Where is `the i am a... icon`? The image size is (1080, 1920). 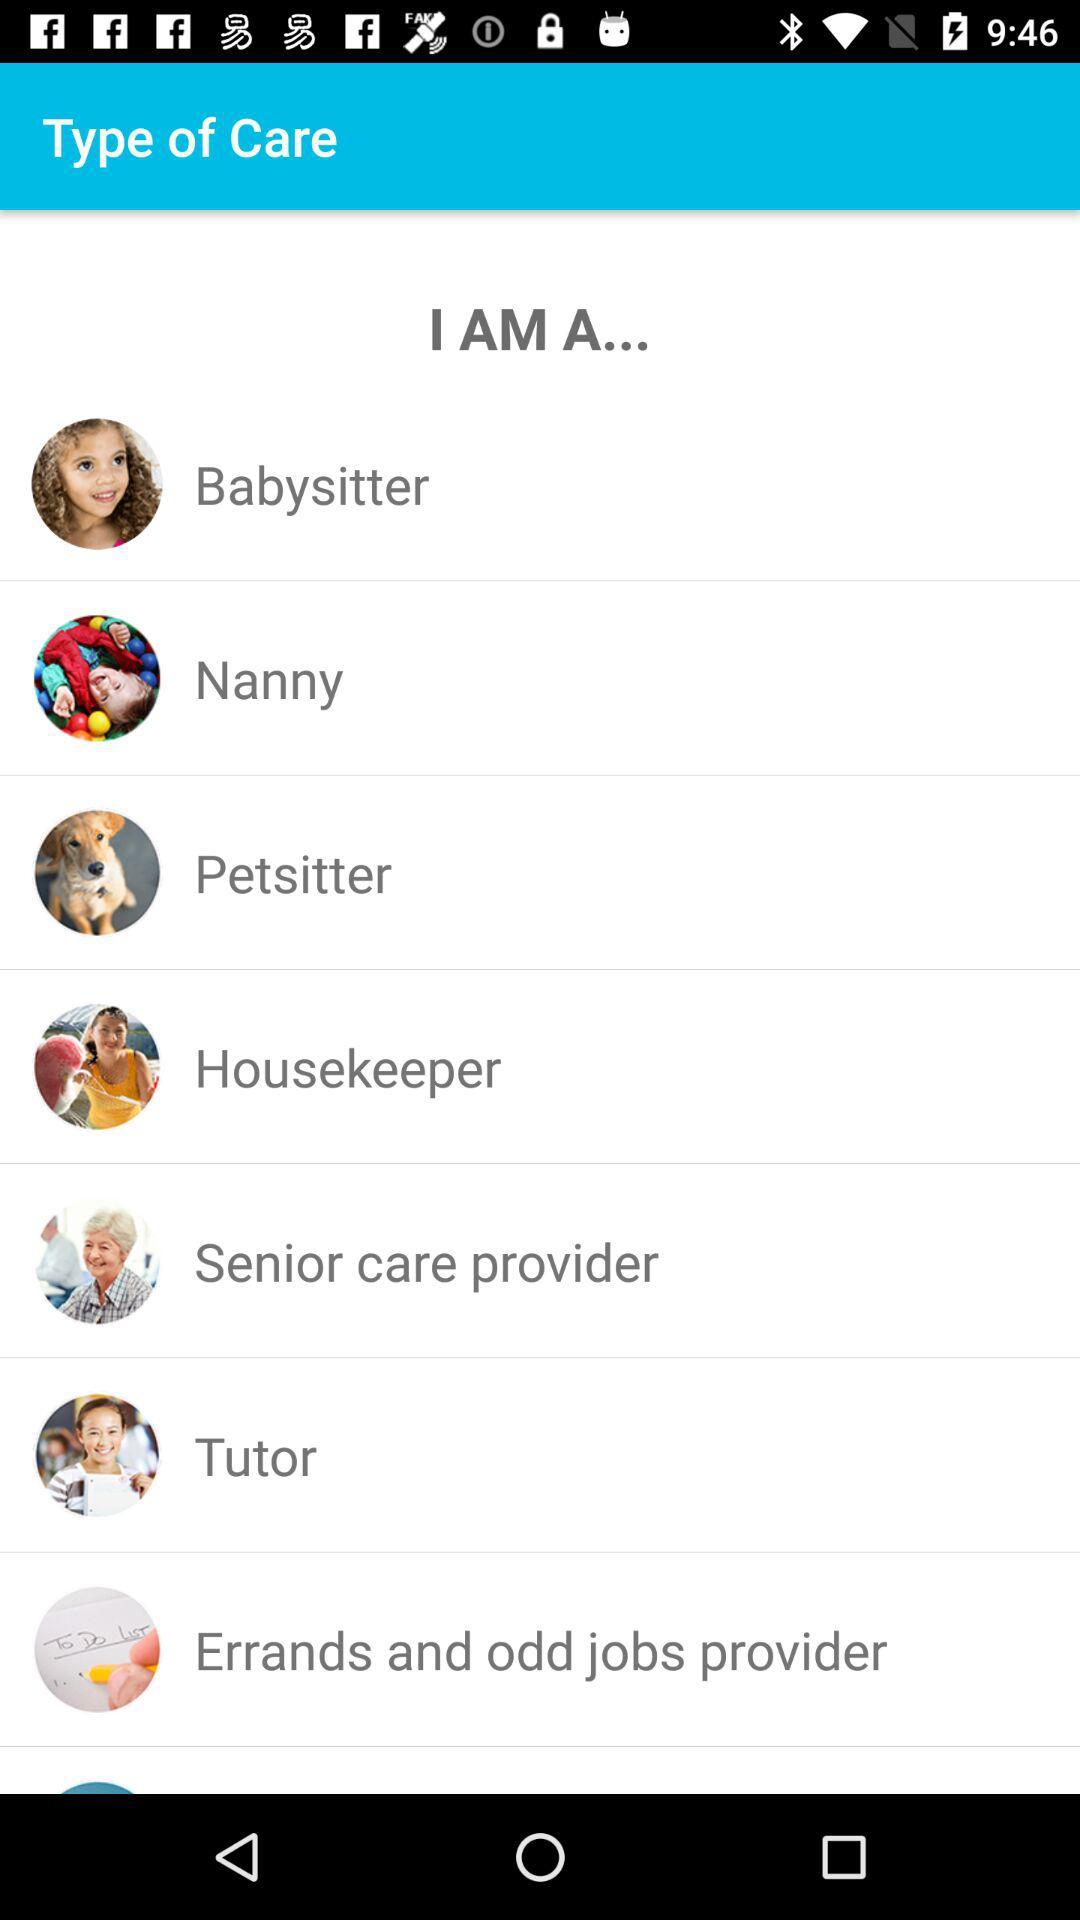 the i am a... icon is located at coordinates (538, 327).